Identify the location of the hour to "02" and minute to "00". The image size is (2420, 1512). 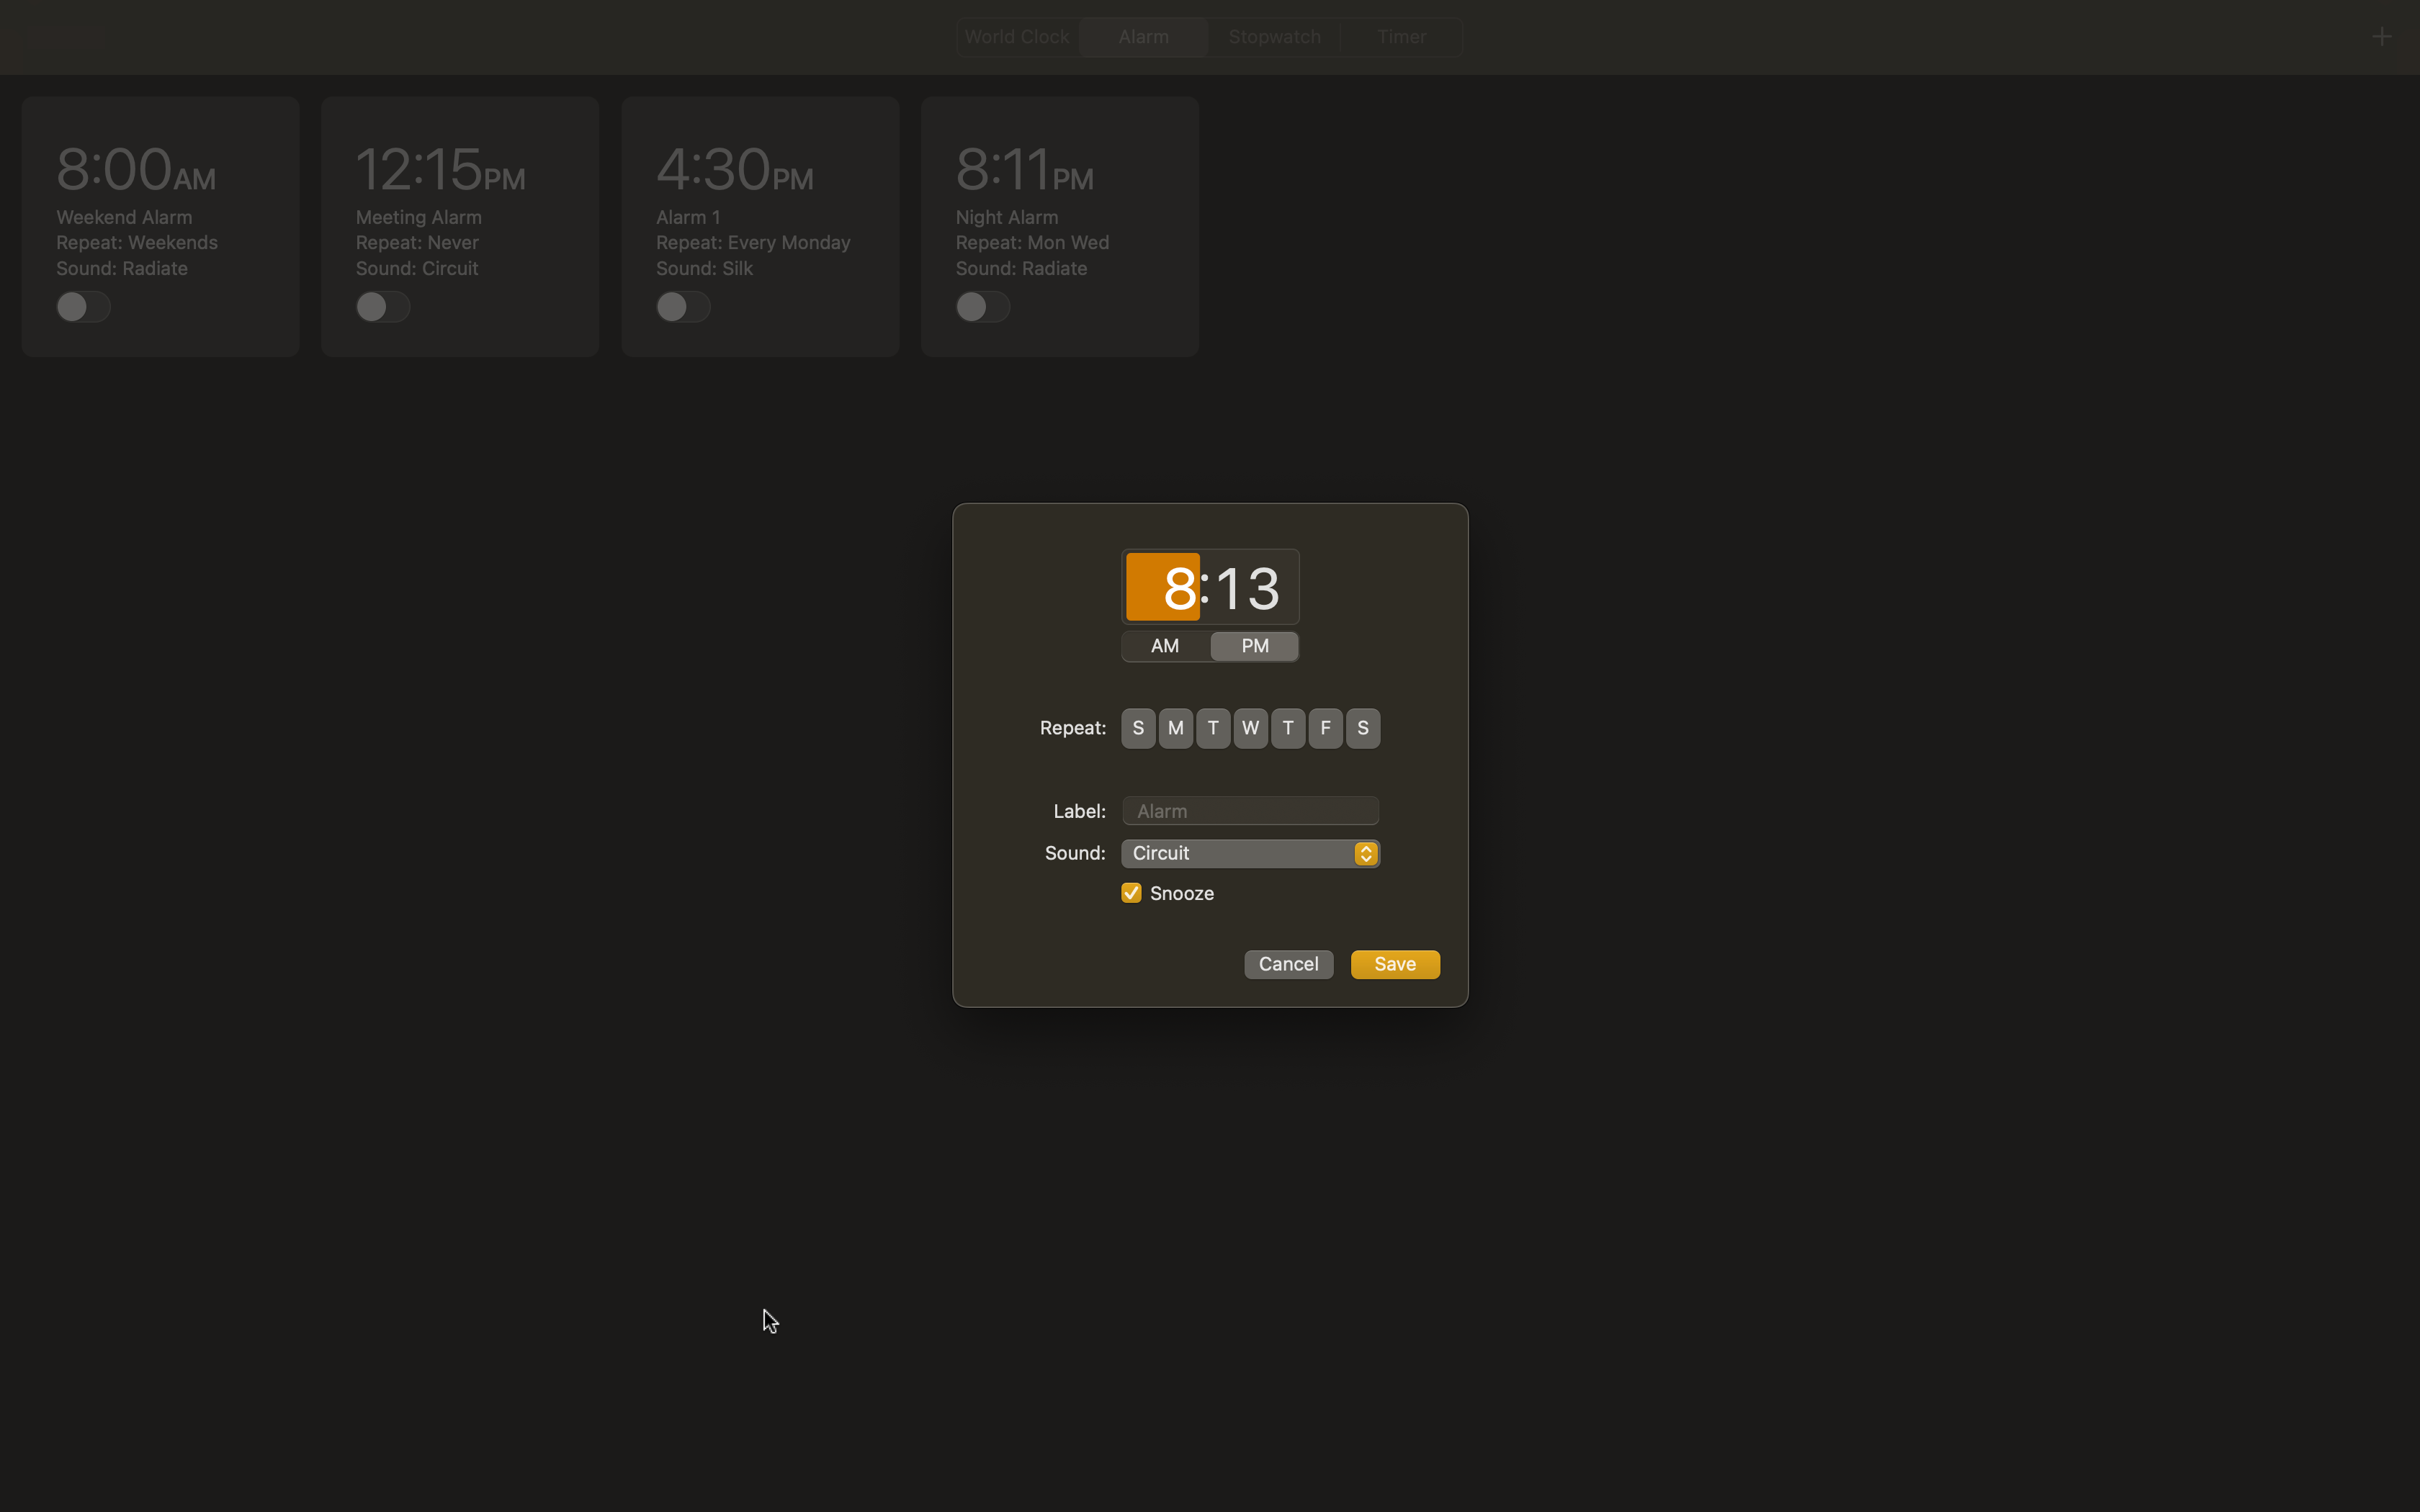
(1162, 588).